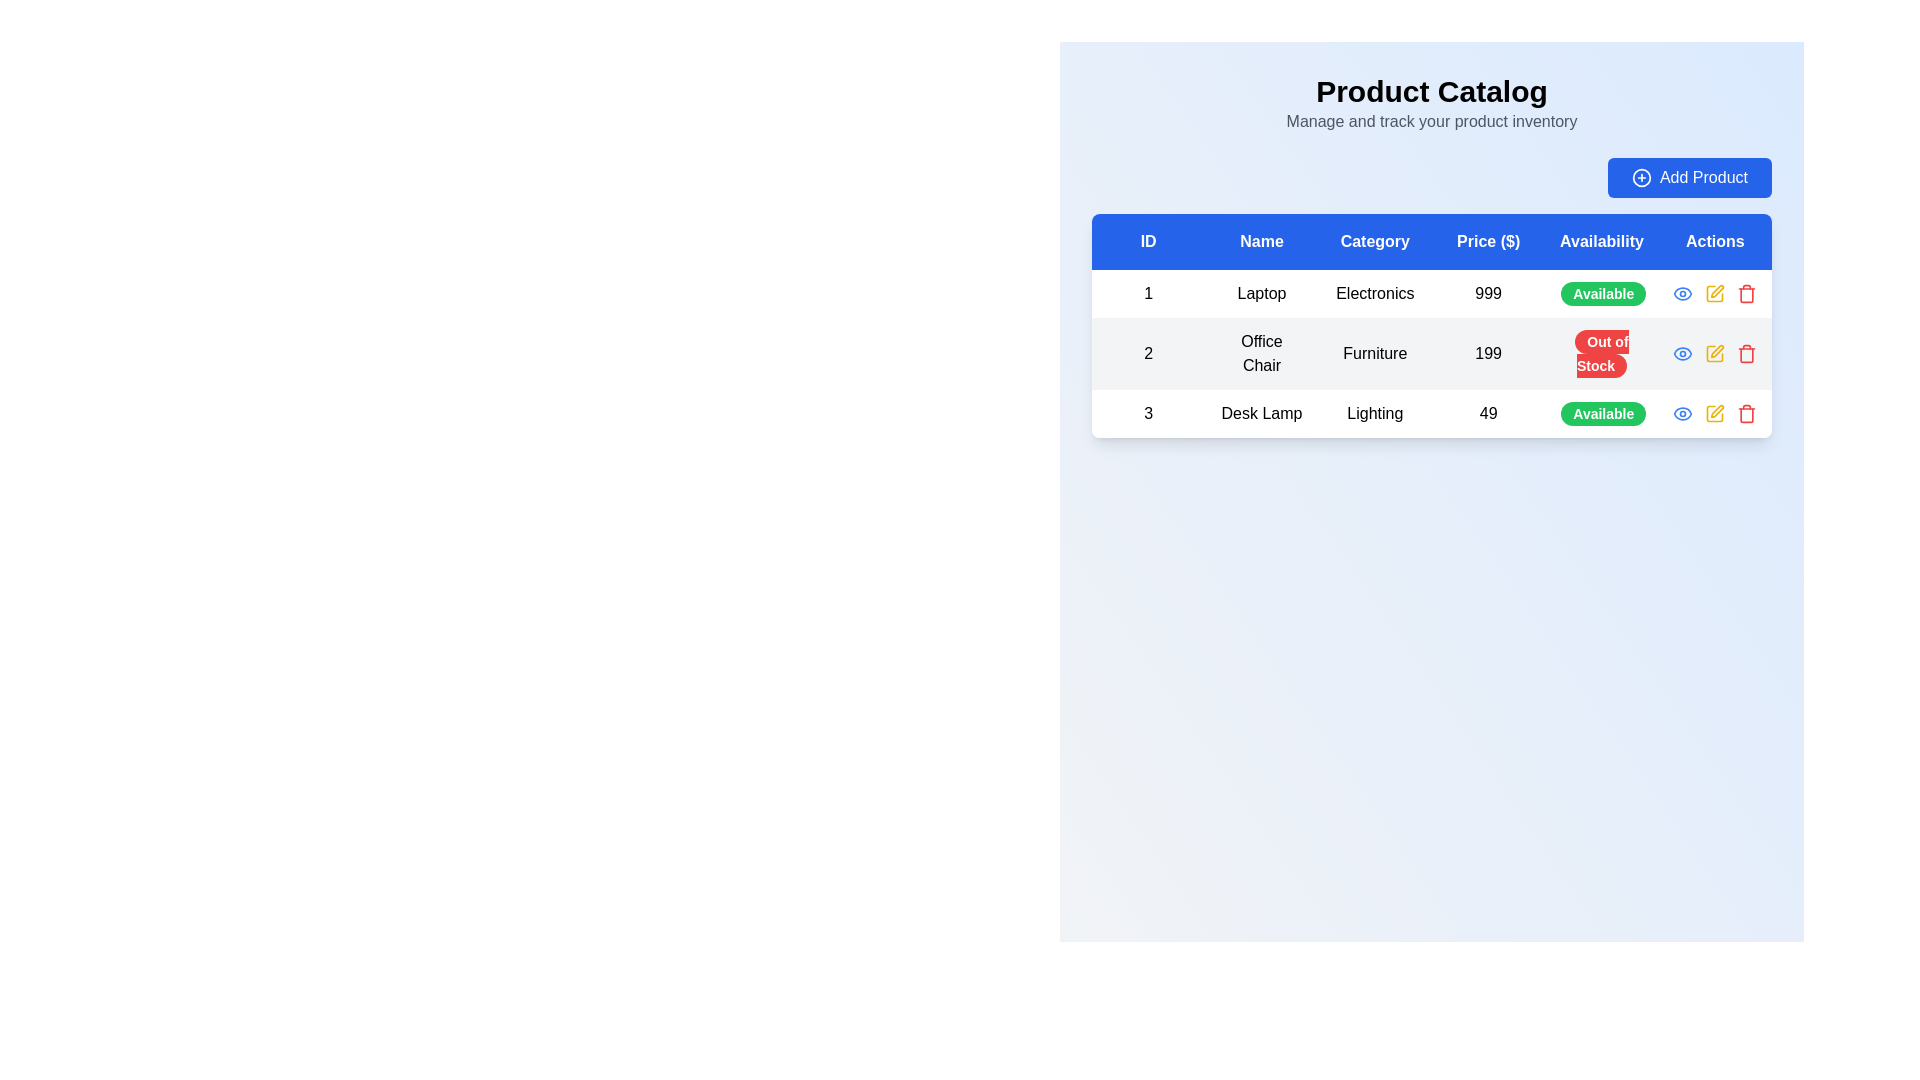 Image resolution: width=1920 pixels, height=1080 pixels. I want to click on the text element that serves as an identifier for the corresponding row in the table, located in the top-left column under the 'ID' table heading, so click(1148, 293).